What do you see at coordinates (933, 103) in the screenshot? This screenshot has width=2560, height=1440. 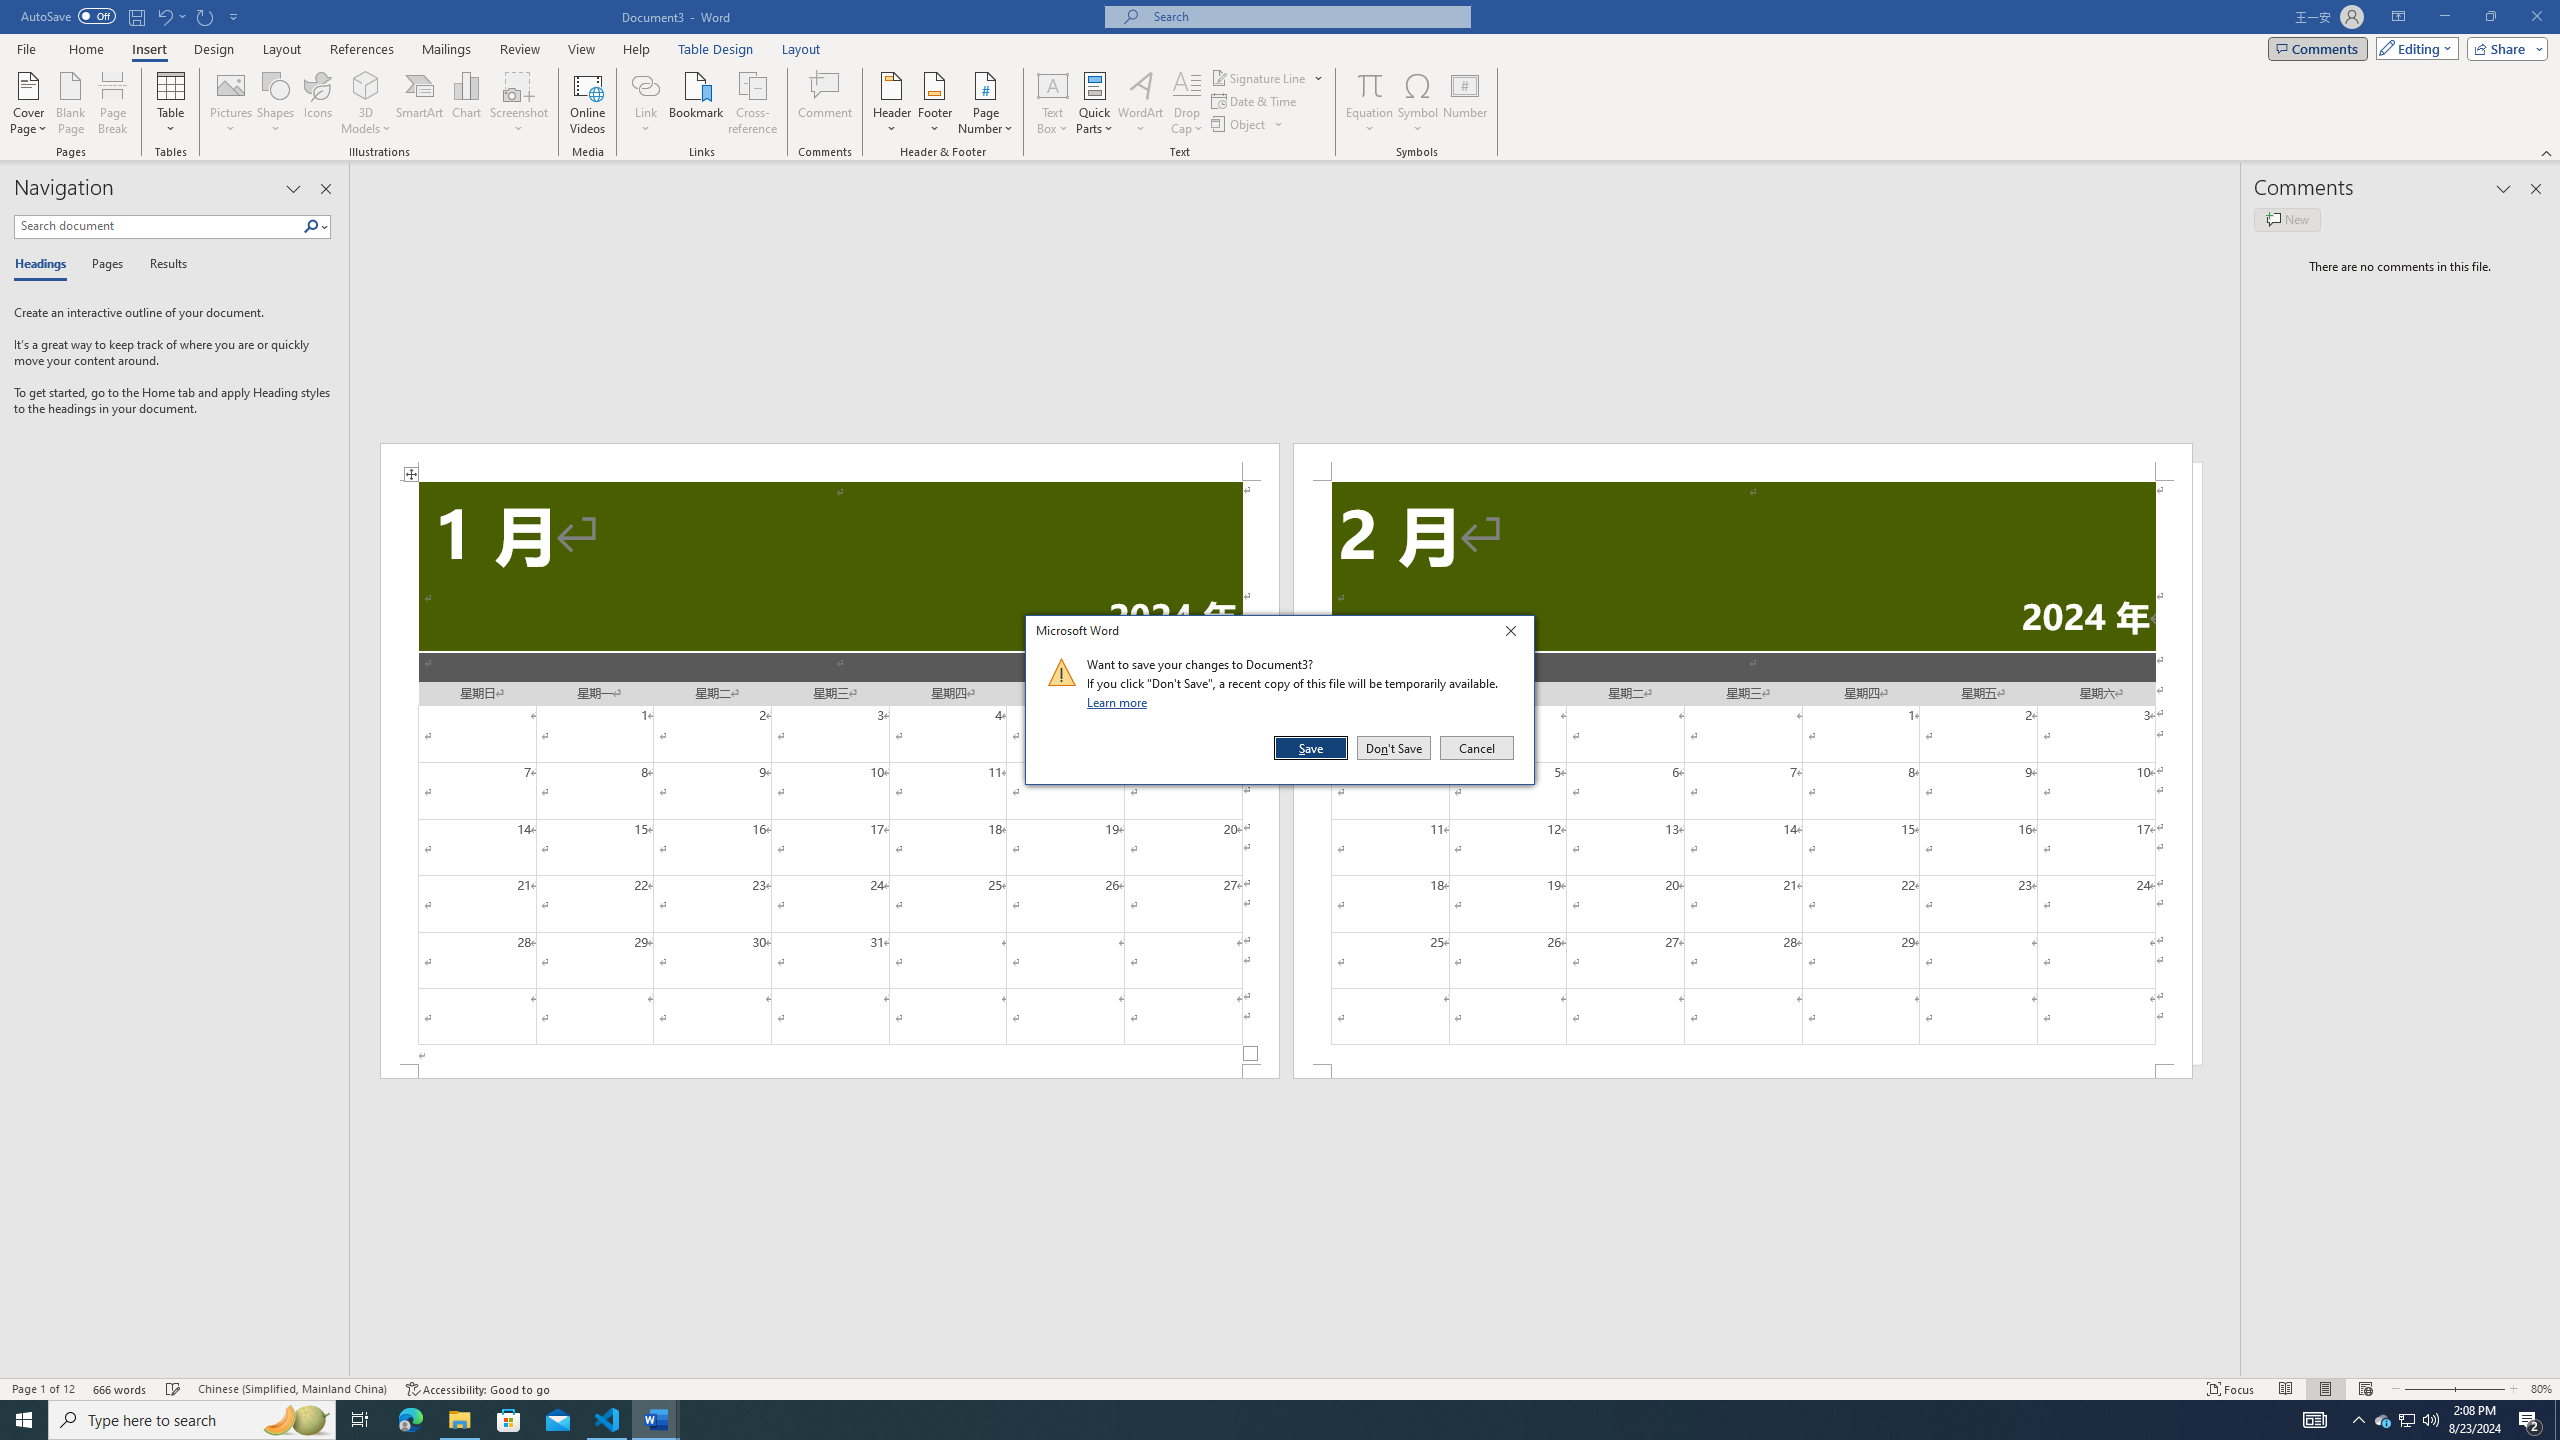 I see `'Footer'` at bounding box center [933, 103].